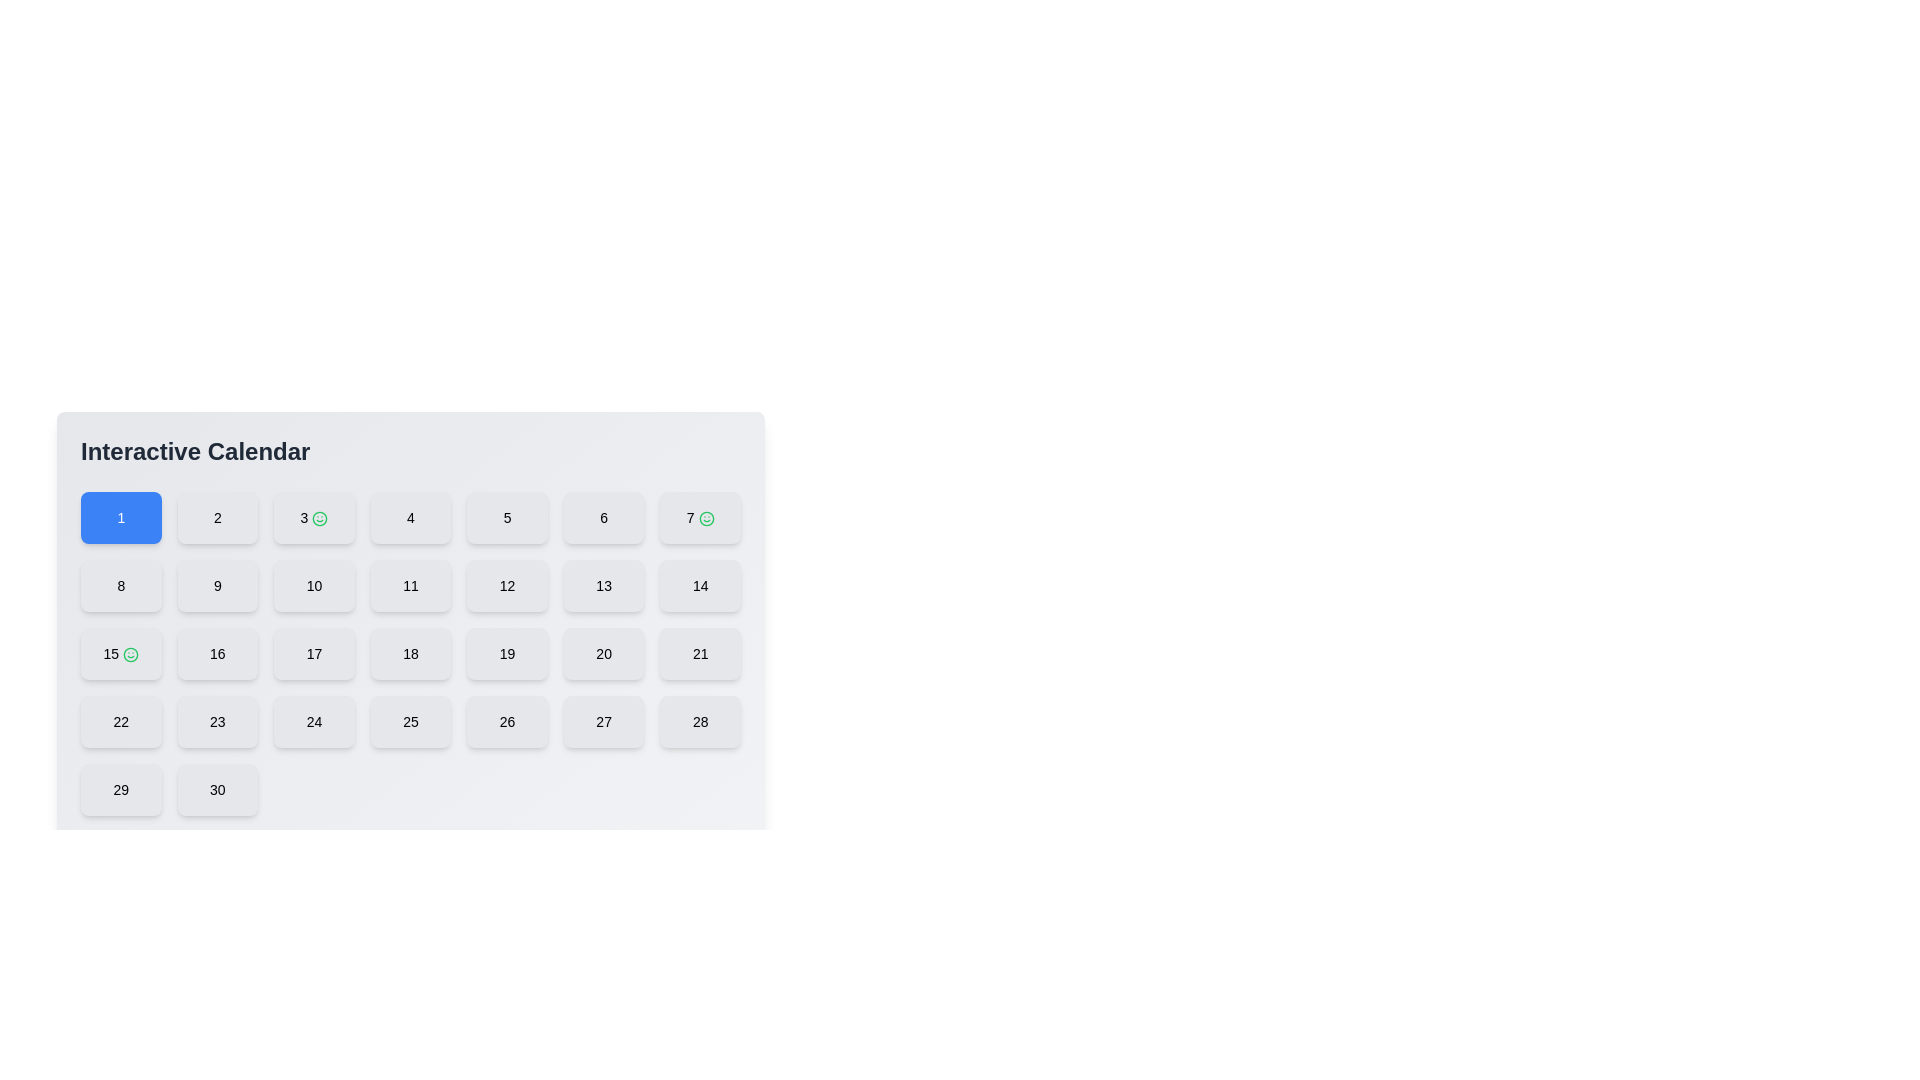  What do you see at coordinates (217, 585) in the screenshot?
I see `the number '9' displayed on the rectangular button with rounded corners, located in the second row and second column of the grid layout` at bounding box center [217, 585].